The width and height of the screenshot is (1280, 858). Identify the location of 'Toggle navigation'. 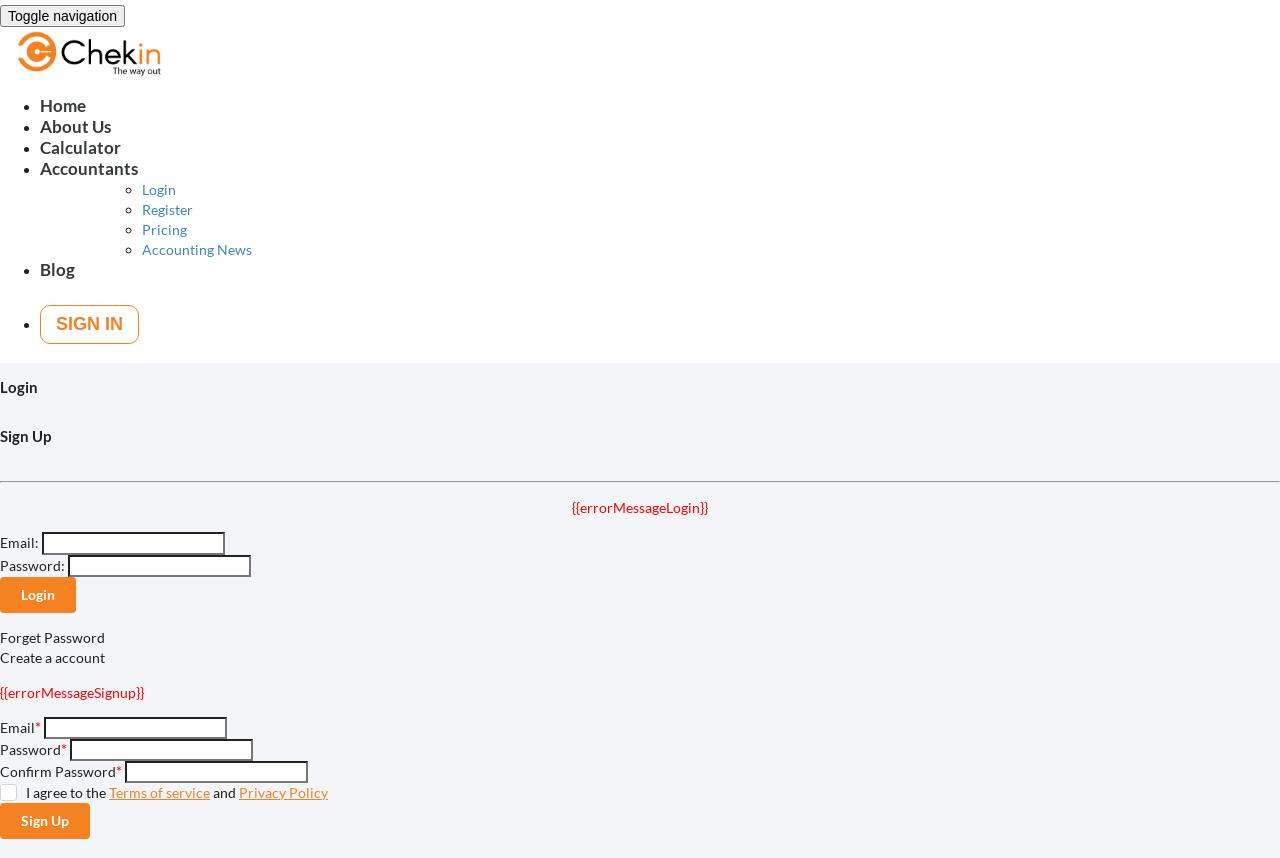
(8, 15).